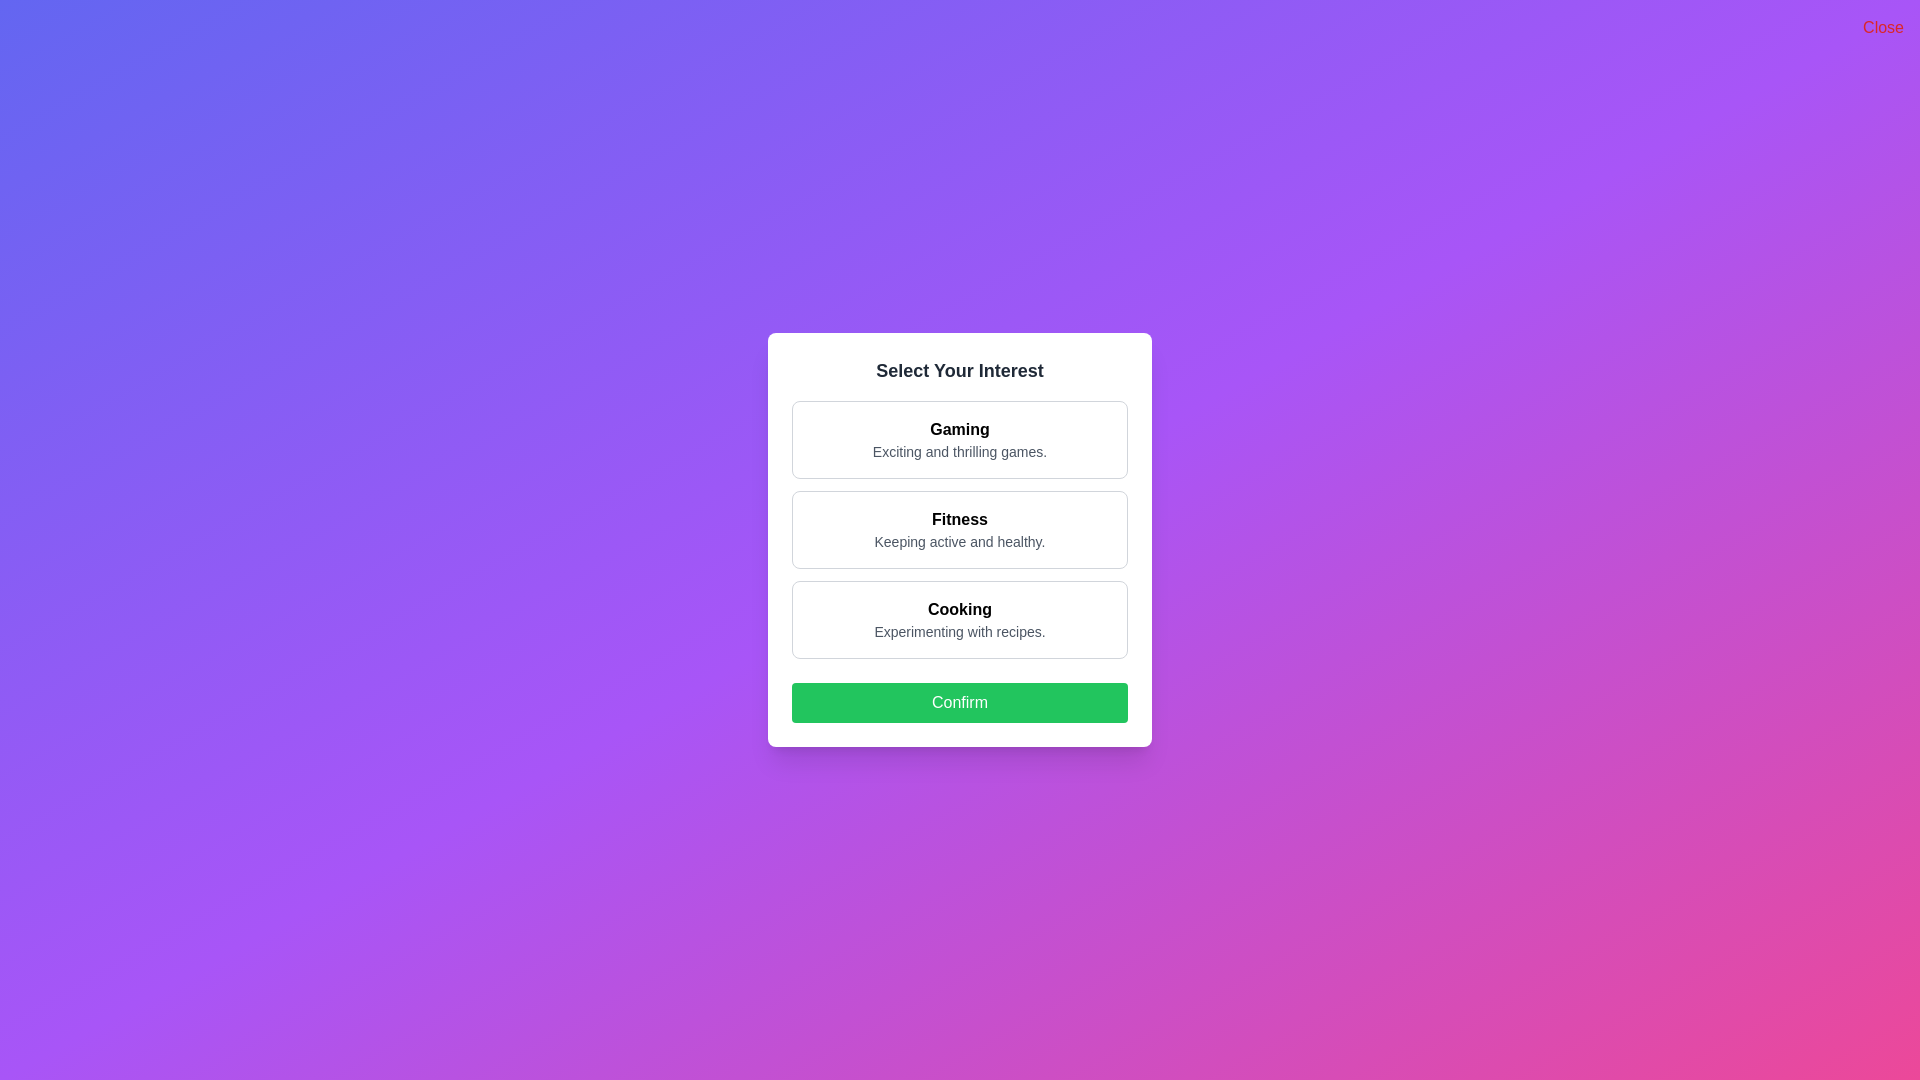  I want to click on the interest option Fitness by clicking on it, so click(960, 528).